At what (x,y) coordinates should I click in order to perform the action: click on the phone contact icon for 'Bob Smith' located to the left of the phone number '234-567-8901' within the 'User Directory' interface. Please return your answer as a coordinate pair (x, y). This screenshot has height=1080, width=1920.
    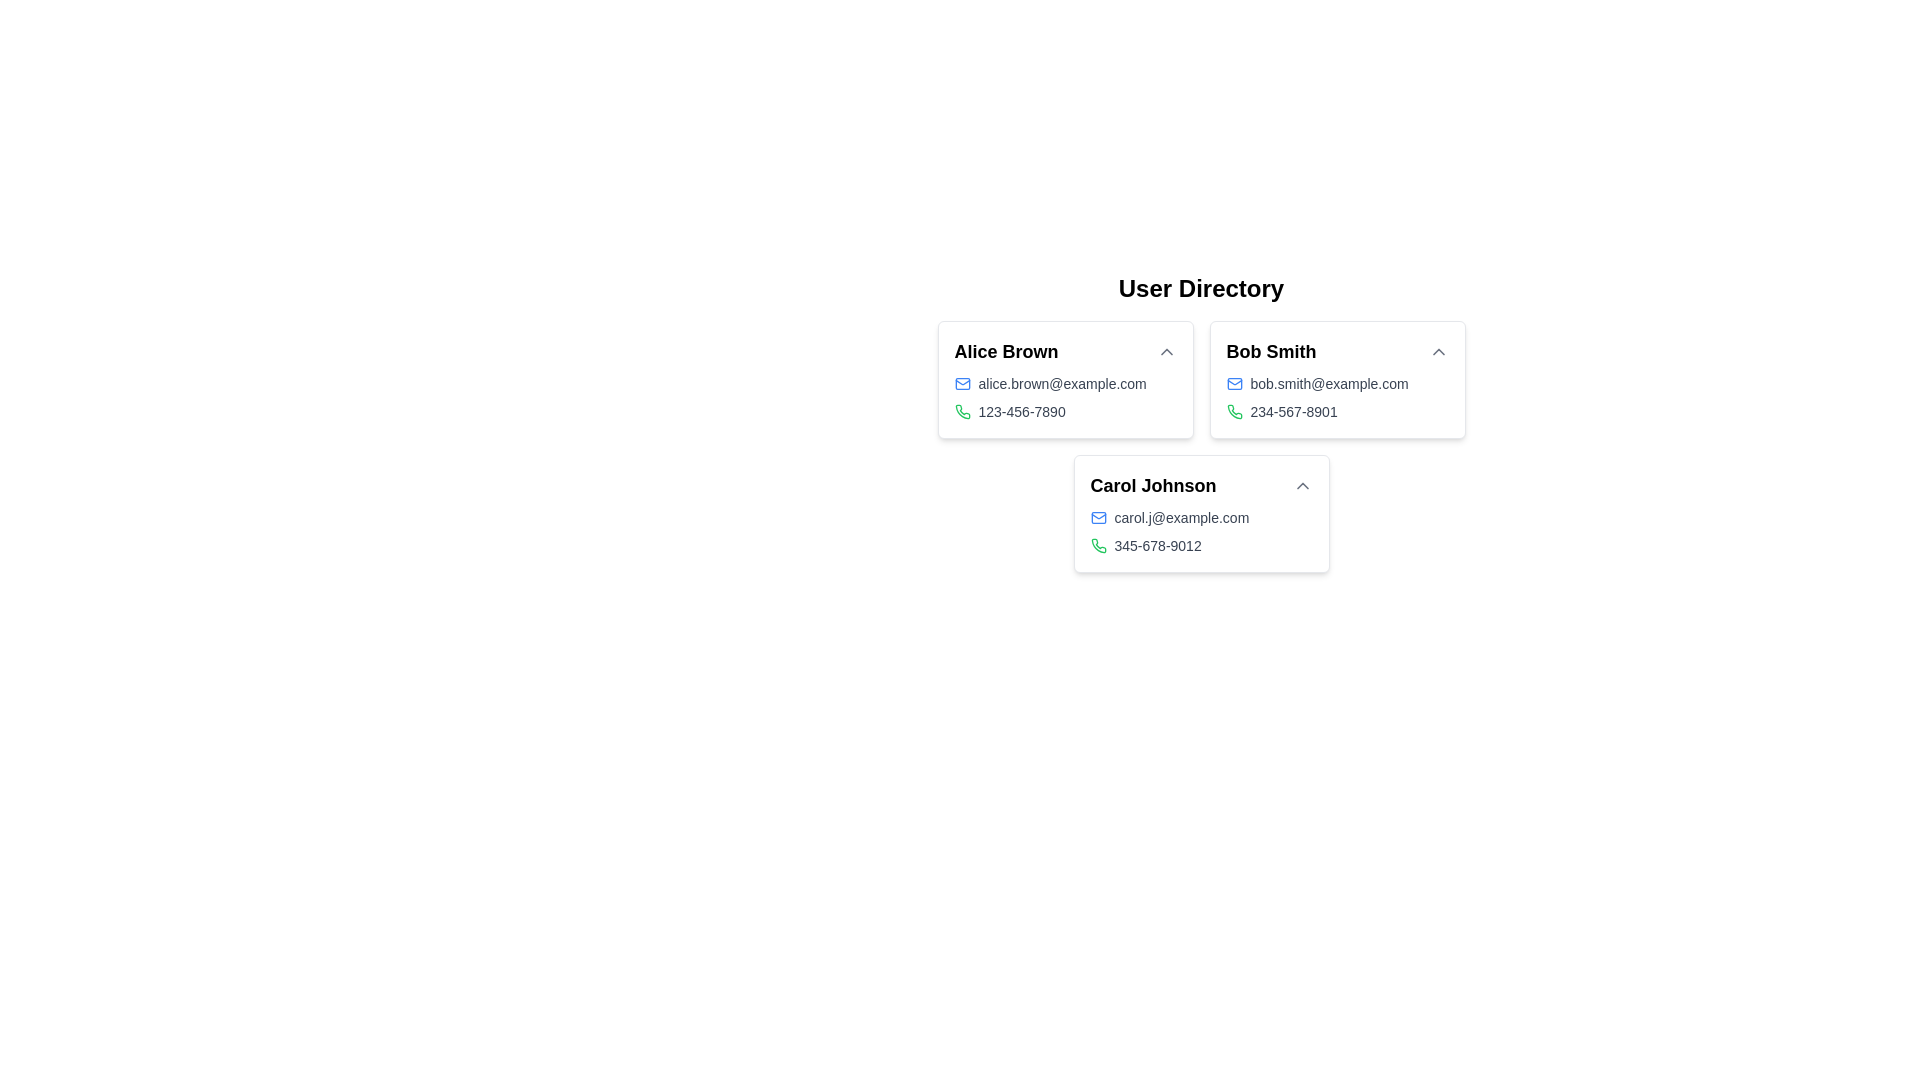
    Looking at the image, I should click on (1233, 411).